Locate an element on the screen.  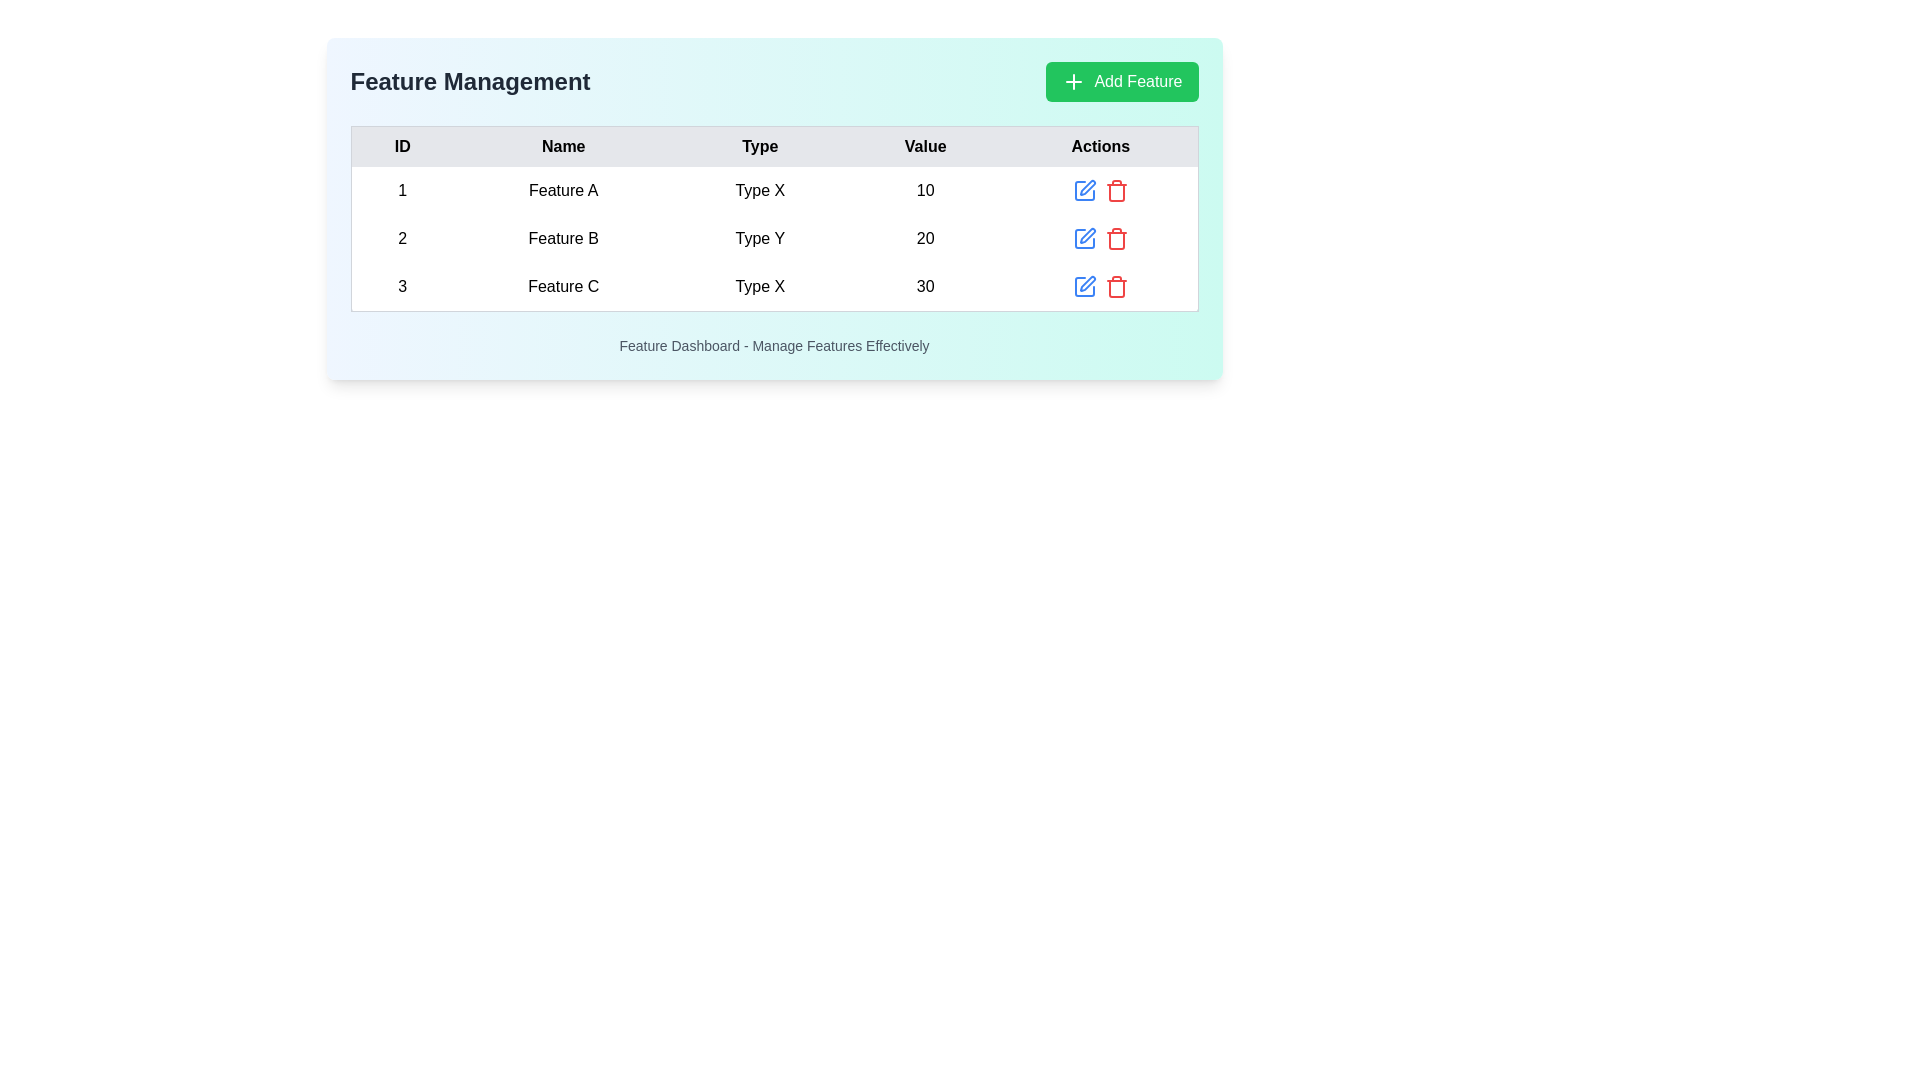
the second row in the table that displays a record of a specific feature, positioned between rows labeled '1' and '3' is located at coordinates (773, 238).